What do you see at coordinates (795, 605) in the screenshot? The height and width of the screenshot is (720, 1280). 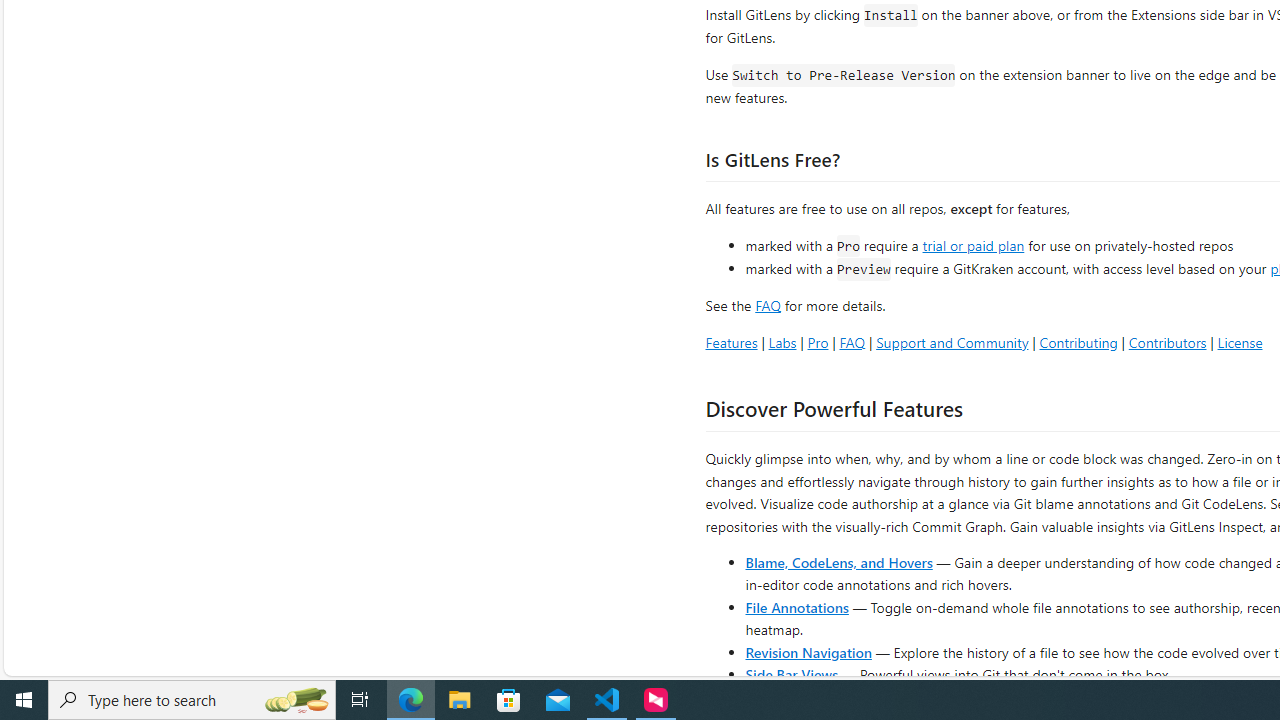 I see `'File Annotations'` at bounding box center [795, 605].